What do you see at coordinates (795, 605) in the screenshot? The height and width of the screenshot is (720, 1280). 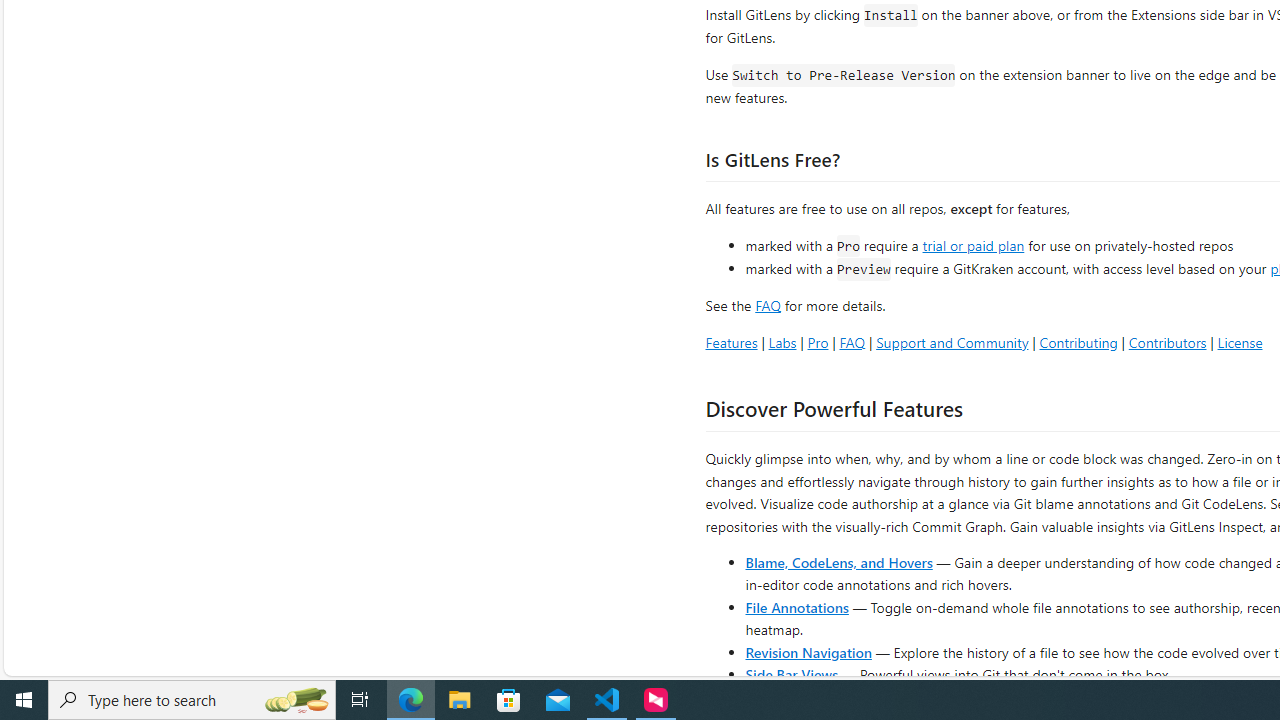 I see `'File Annotations'` at bounding box center [795, 605].